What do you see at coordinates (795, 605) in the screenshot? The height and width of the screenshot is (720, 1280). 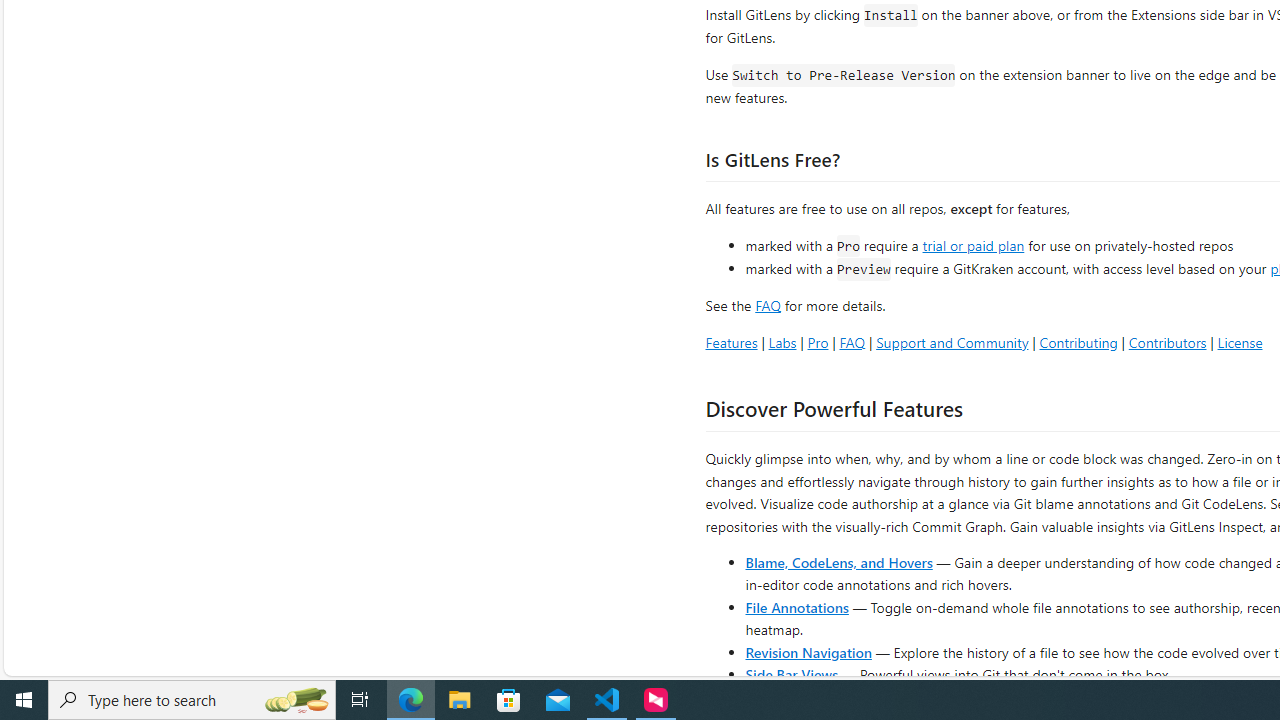 I see `'File Annotations'` at bounding box center [795, 605].